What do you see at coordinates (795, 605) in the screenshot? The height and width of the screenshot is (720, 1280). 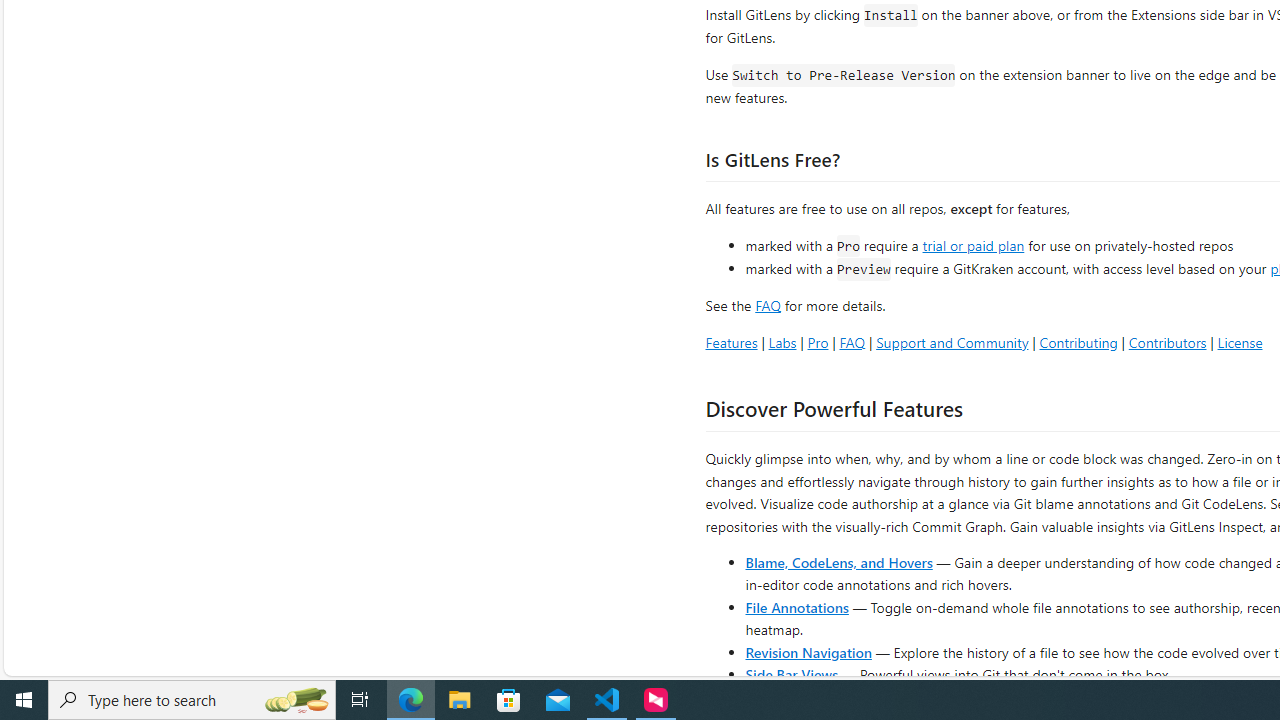 I see `'File Annotations'` at bounding box center [795, 605].